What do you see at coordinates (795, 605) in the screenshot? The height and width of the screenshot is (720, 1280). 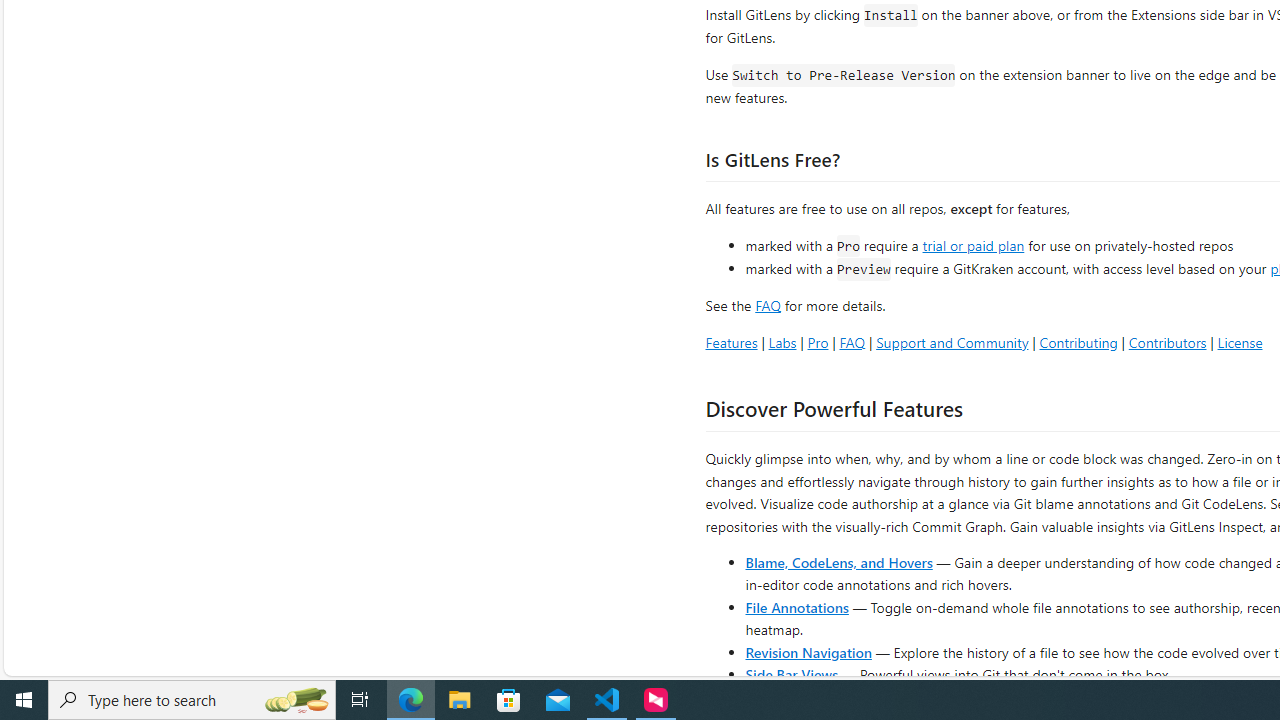 I see `'File Annotations'` at bounding box center [795, 605].